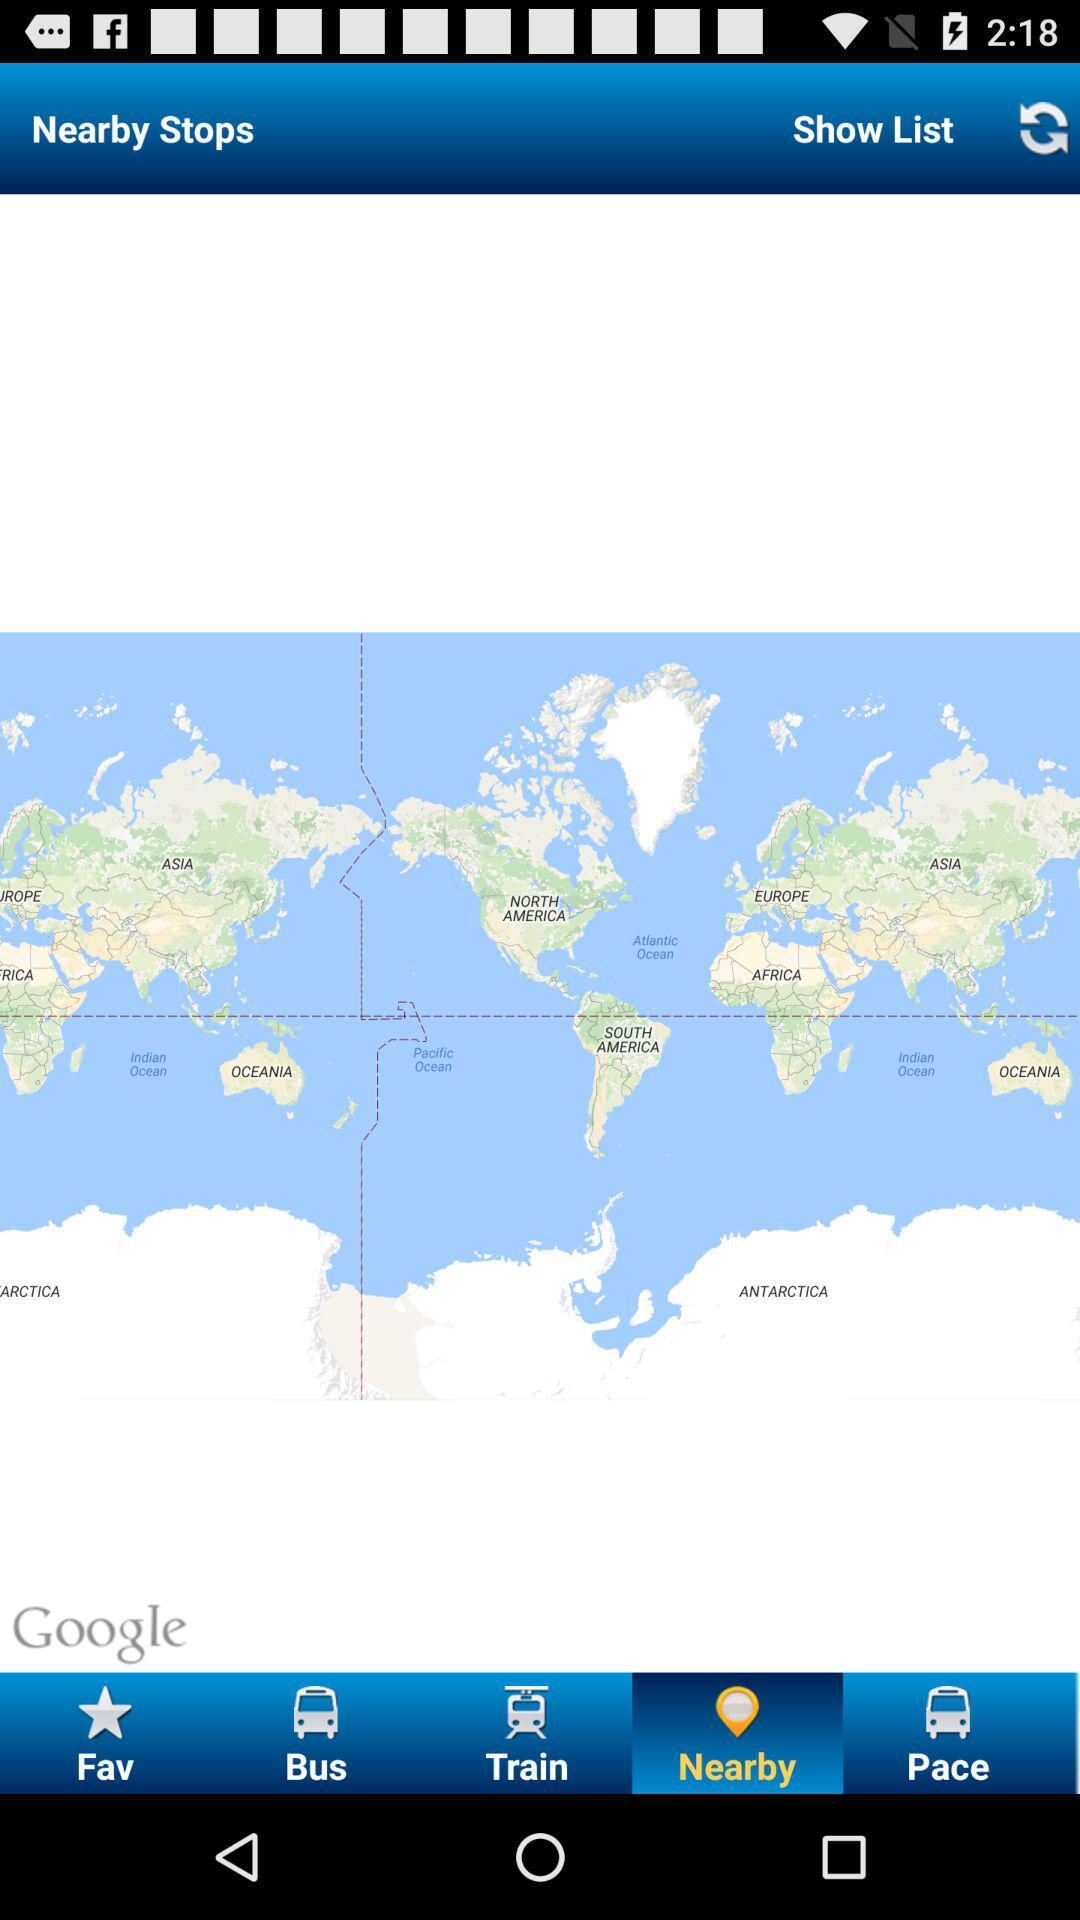 This screenshot has width=1080, height=1920. Describe the element at coordinates (1042, 136) in the screenshot. I see `the refresh icon` at that location.